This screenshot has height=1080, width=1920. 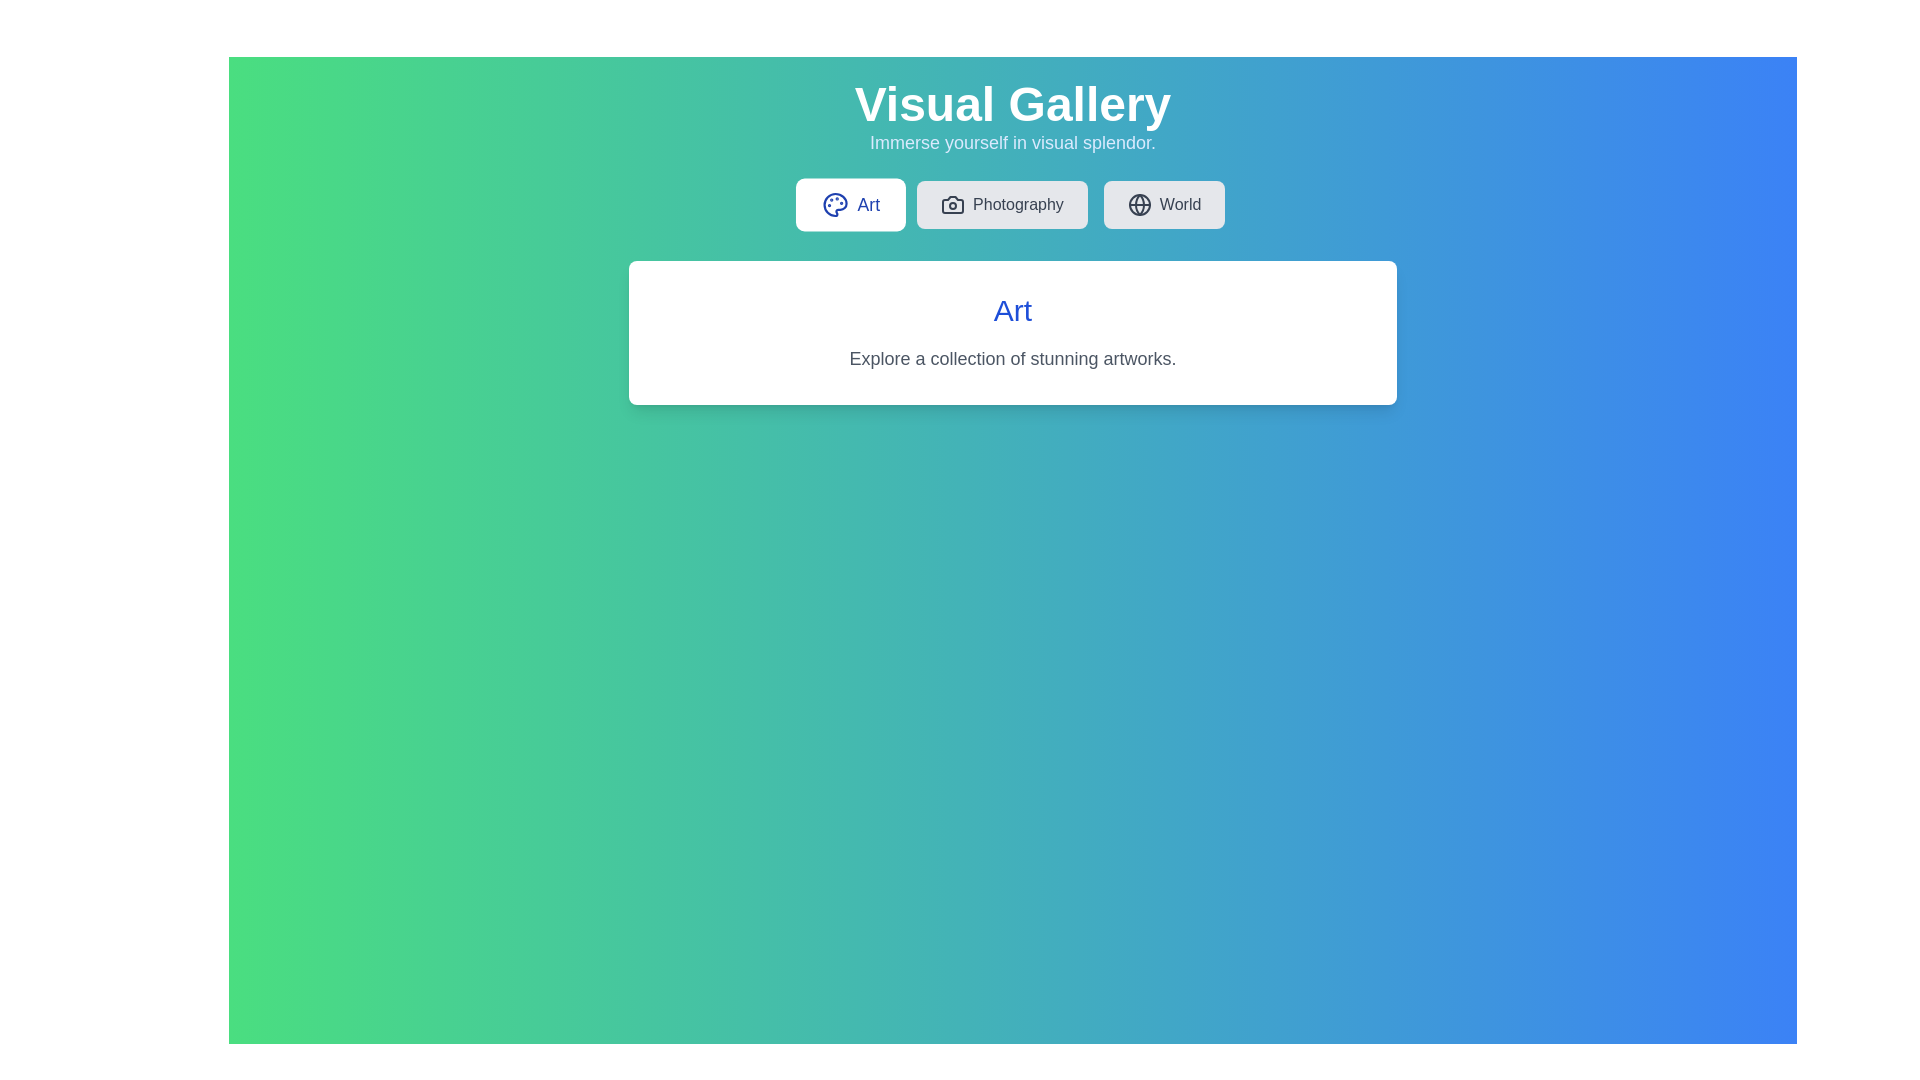 What do you see at coordinates (850, 204) in the screenshot?
I see `the navigation button labeled Art` at bounding box center [850, 204].